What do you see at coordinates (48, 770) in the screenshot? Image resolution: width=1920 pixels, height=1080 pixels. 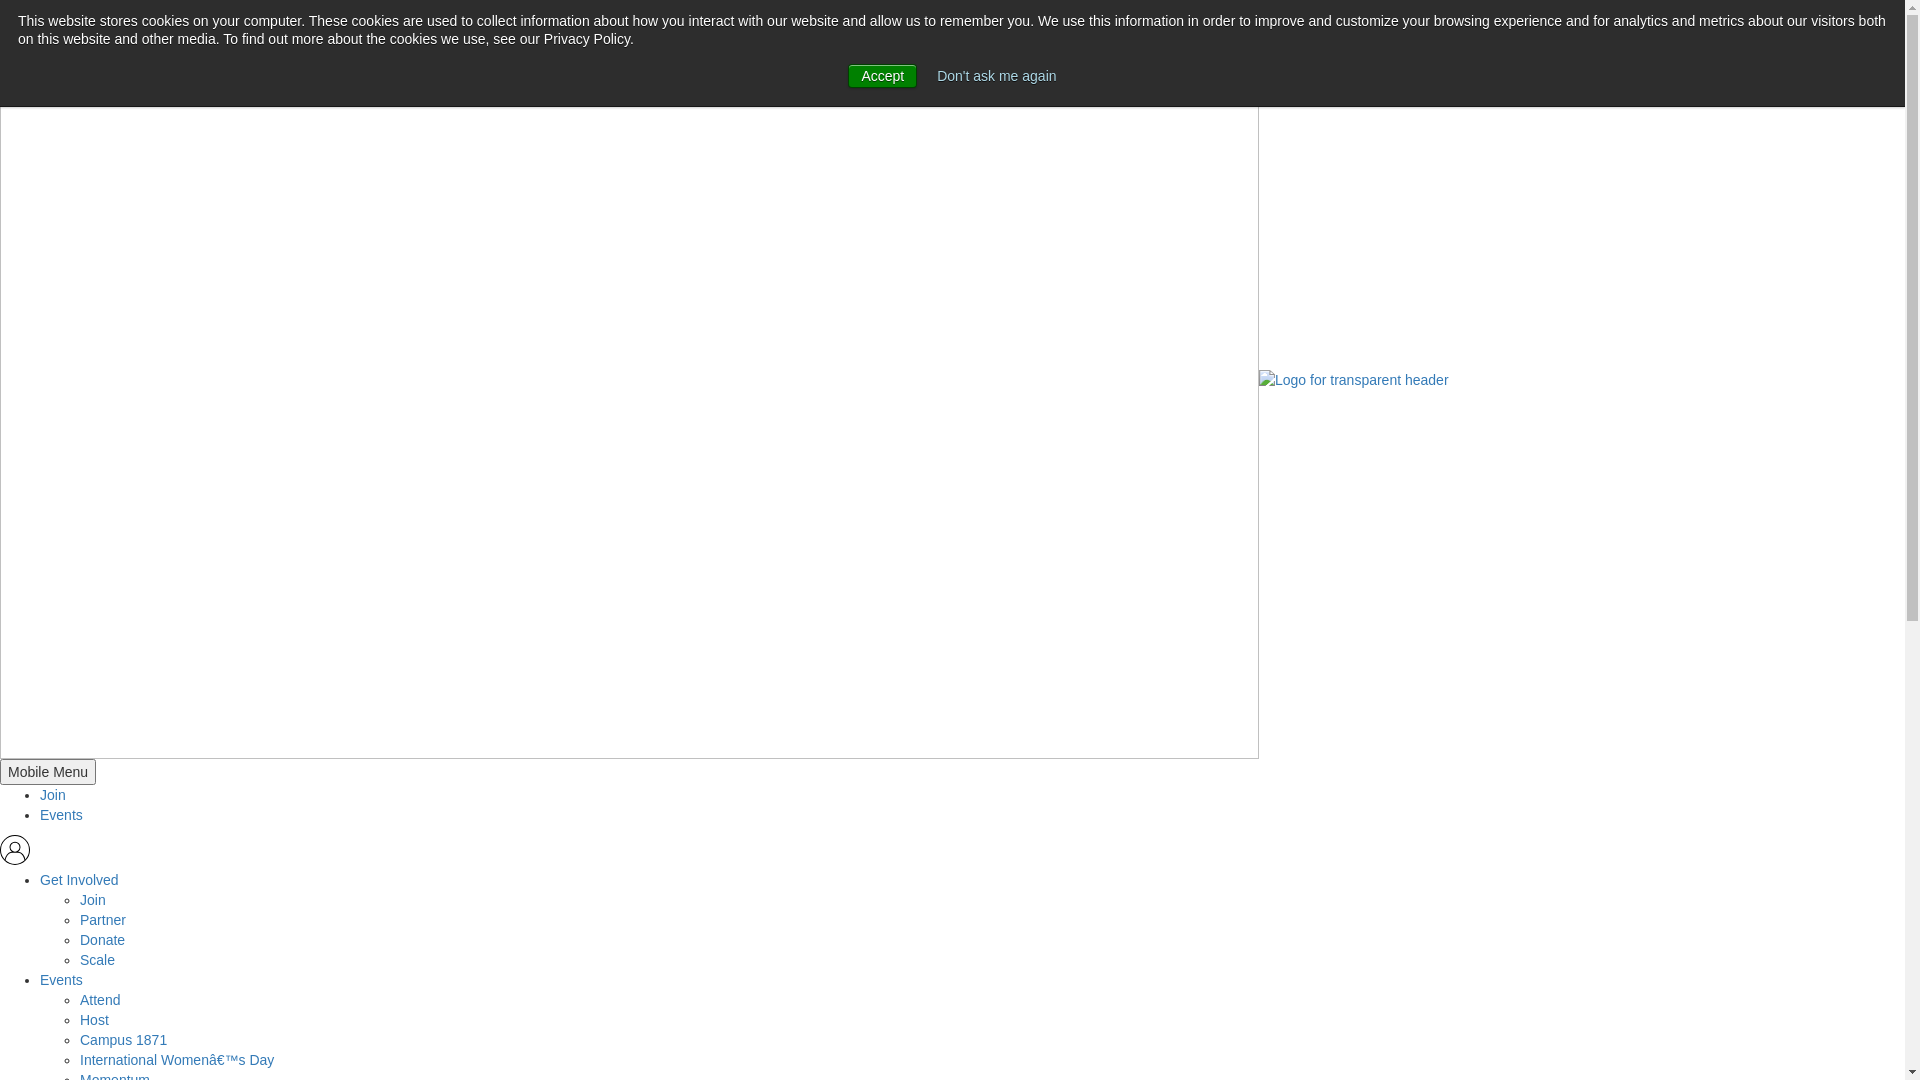 I see `'Mobile Menu'` at bounding box center [48, 770].